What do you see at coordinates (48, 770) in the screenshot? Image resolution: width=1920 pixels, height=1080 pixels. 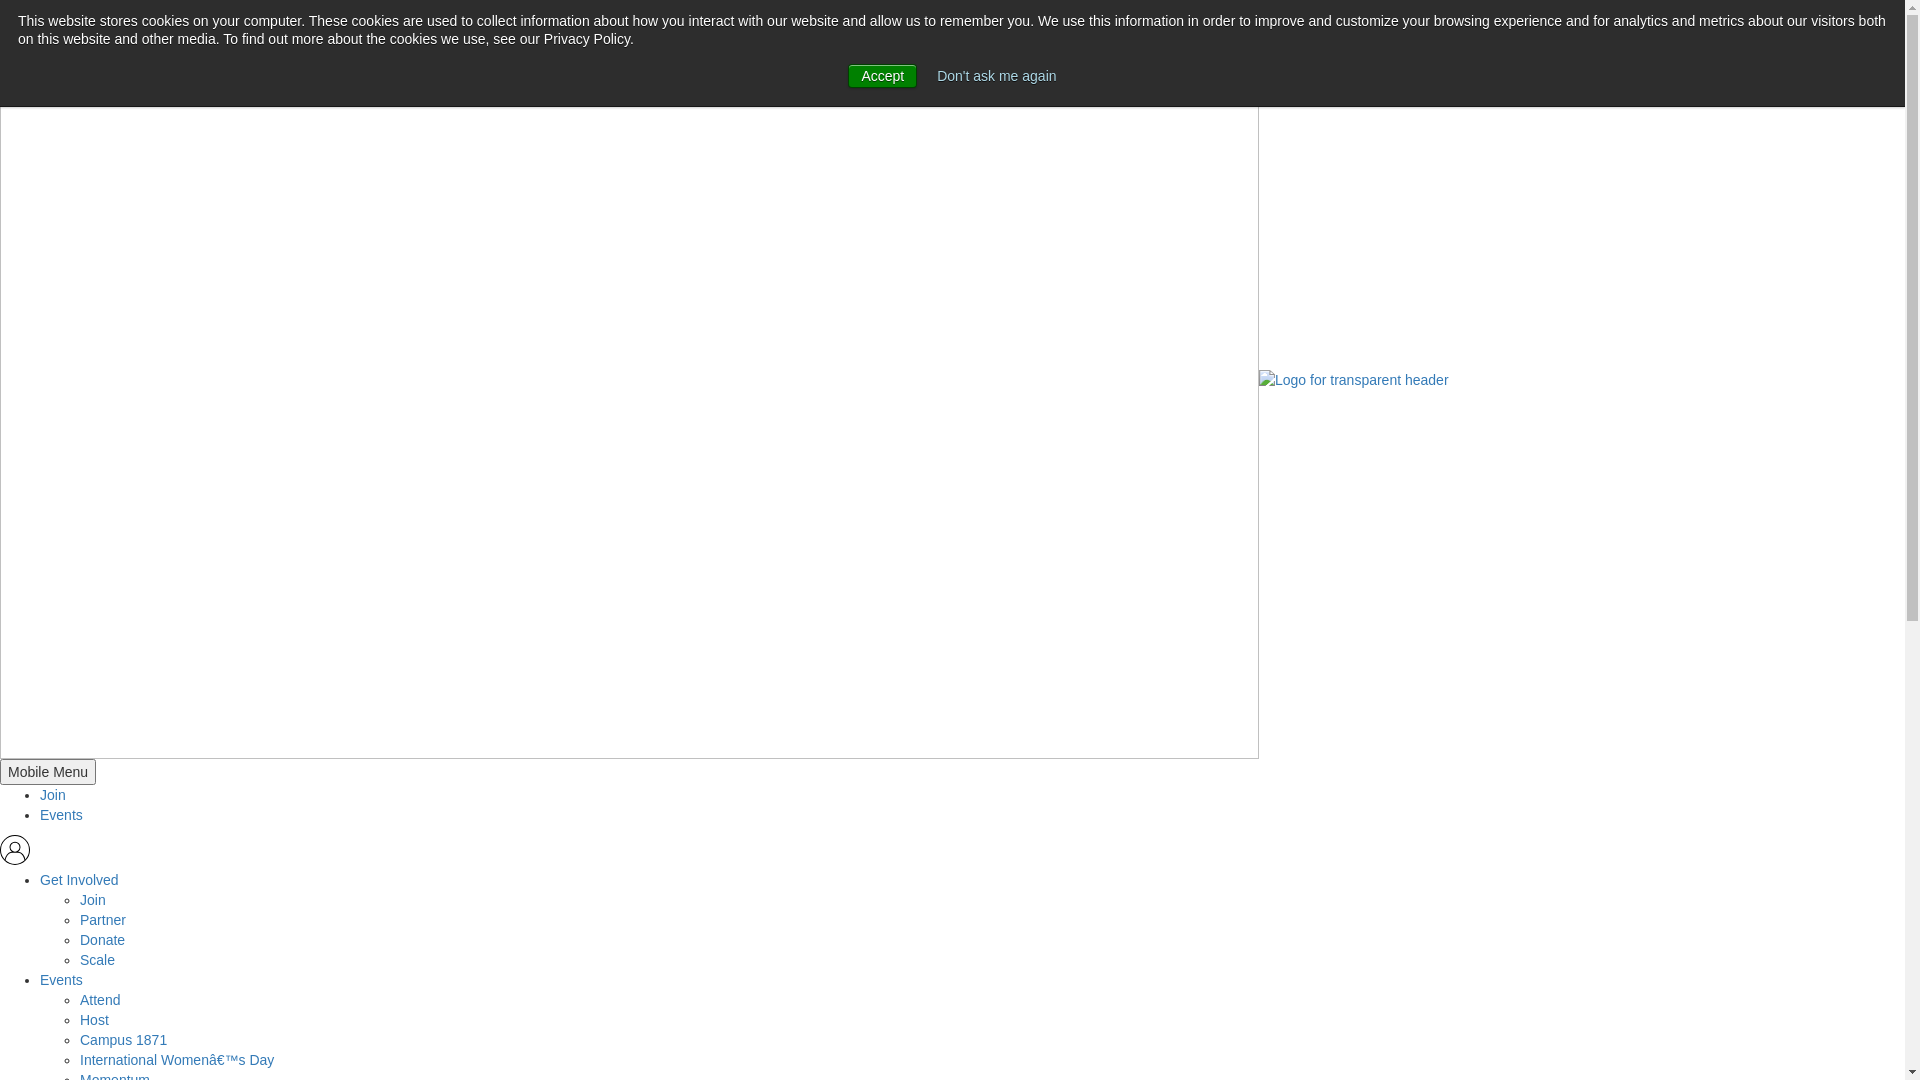 I see `'Mobile Menu'` at bounding box center [48, 770].